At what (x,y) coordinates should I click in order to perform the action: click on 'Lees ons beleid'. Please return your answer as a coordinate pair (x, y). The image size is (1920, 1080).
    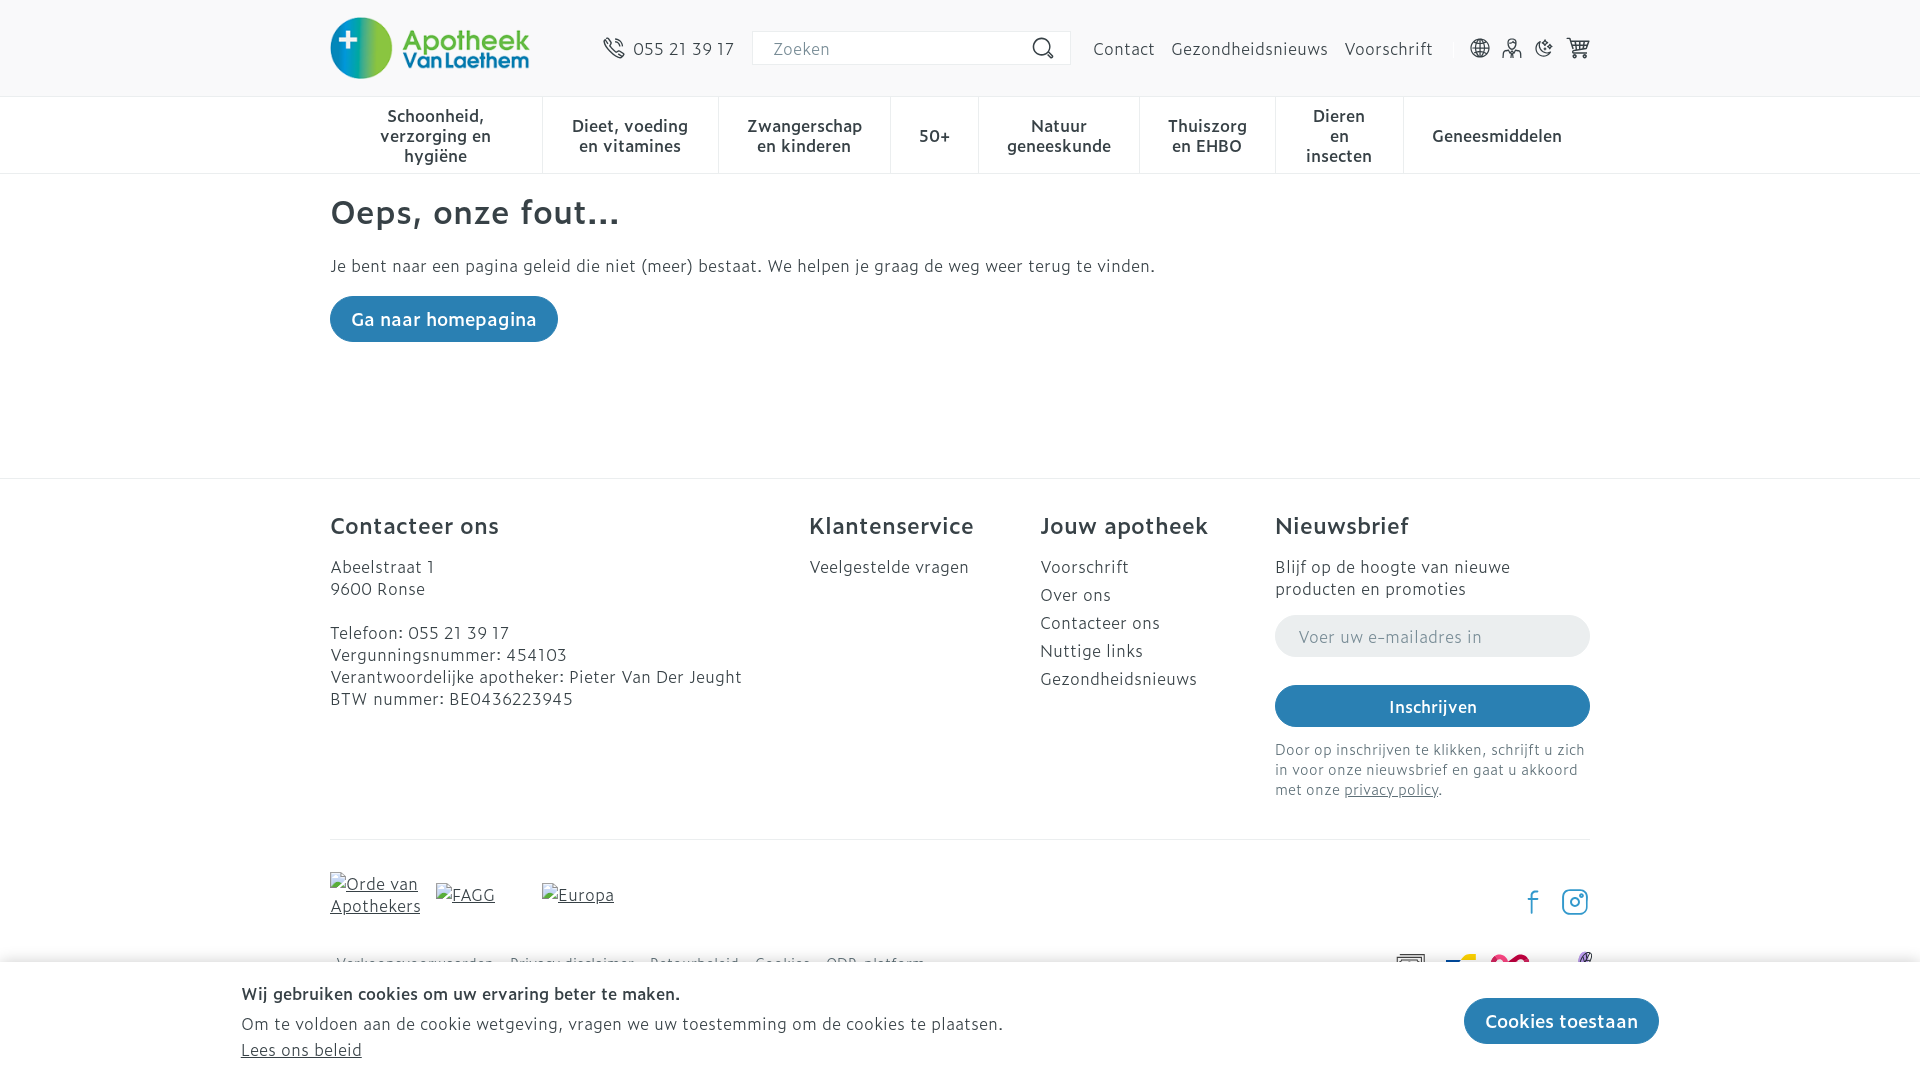
    Looking at the image, I should click on (300, 1048).